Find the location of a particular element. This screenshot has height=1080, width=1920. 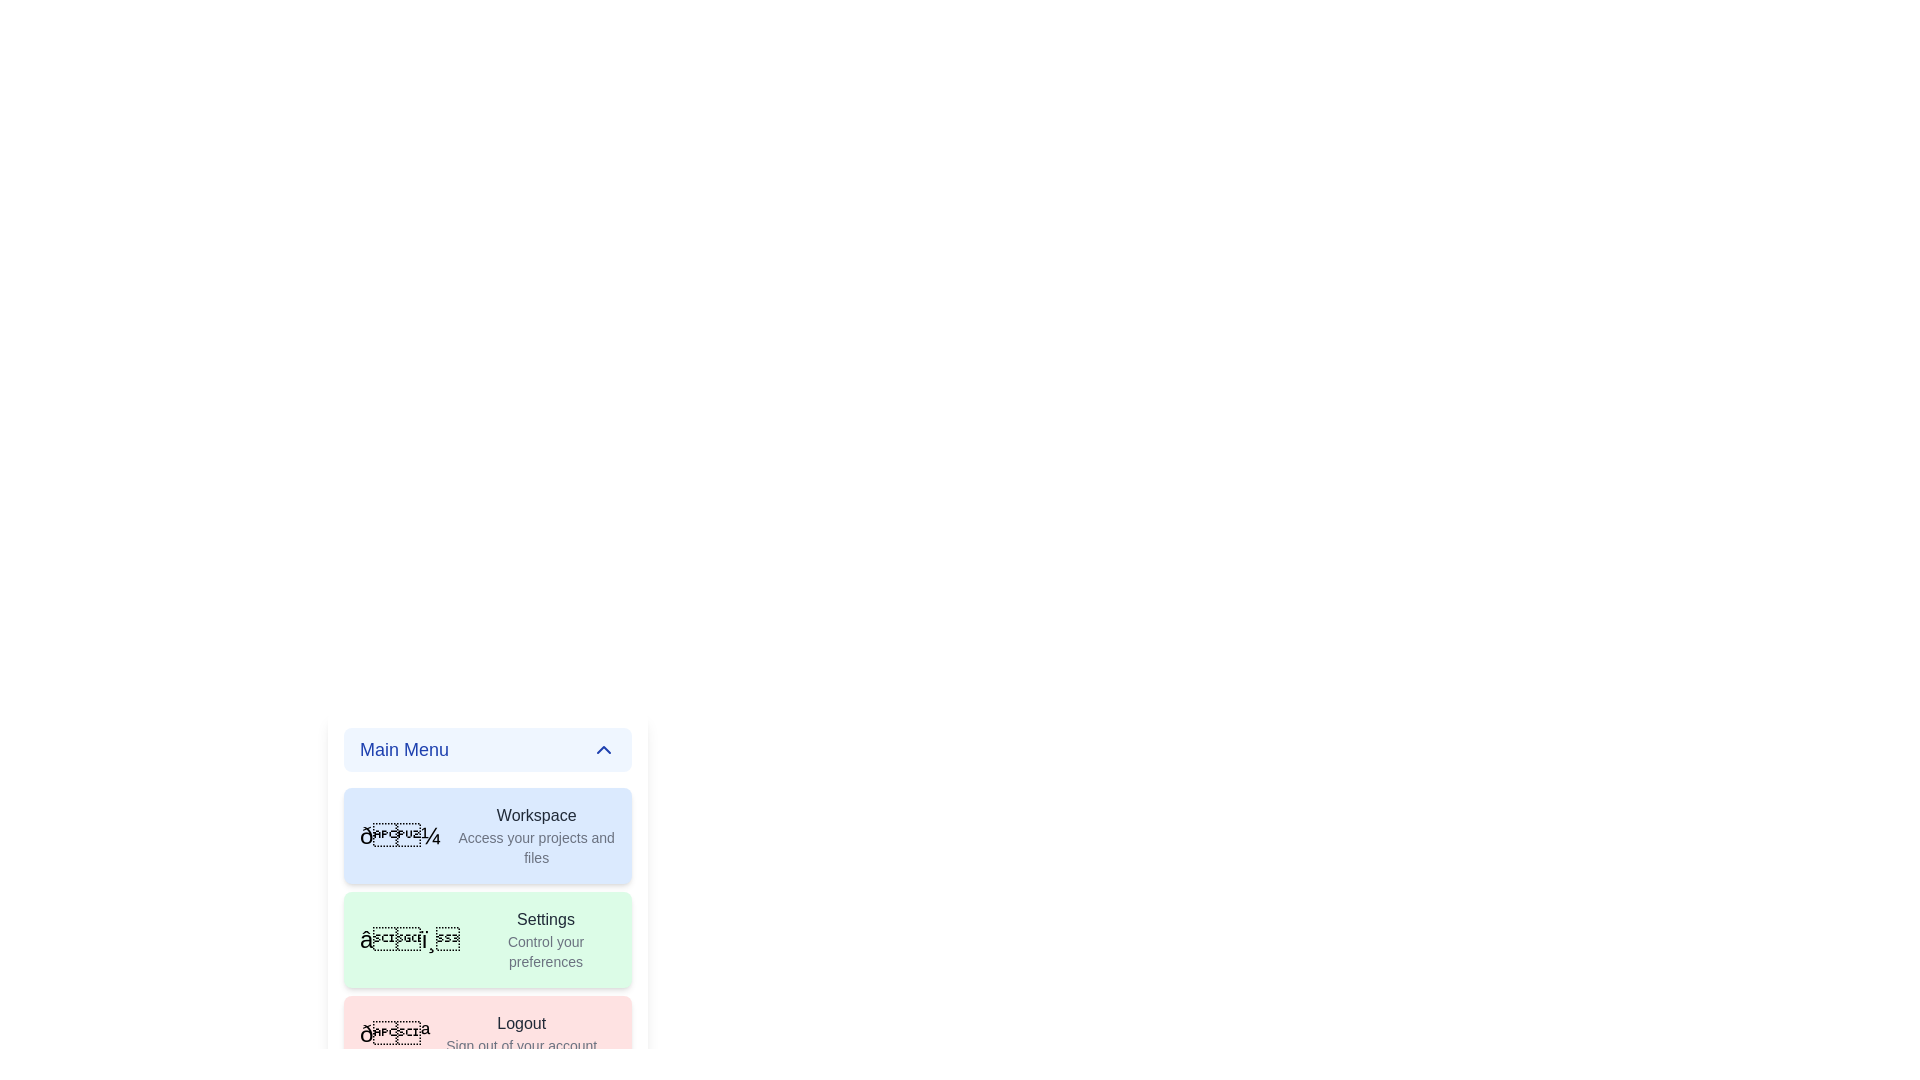

the text label representing the logout functionality in the Main Menu, located at the bottom-most section above the 'Sign out of your account' text is located at coordinates (521, 1023).